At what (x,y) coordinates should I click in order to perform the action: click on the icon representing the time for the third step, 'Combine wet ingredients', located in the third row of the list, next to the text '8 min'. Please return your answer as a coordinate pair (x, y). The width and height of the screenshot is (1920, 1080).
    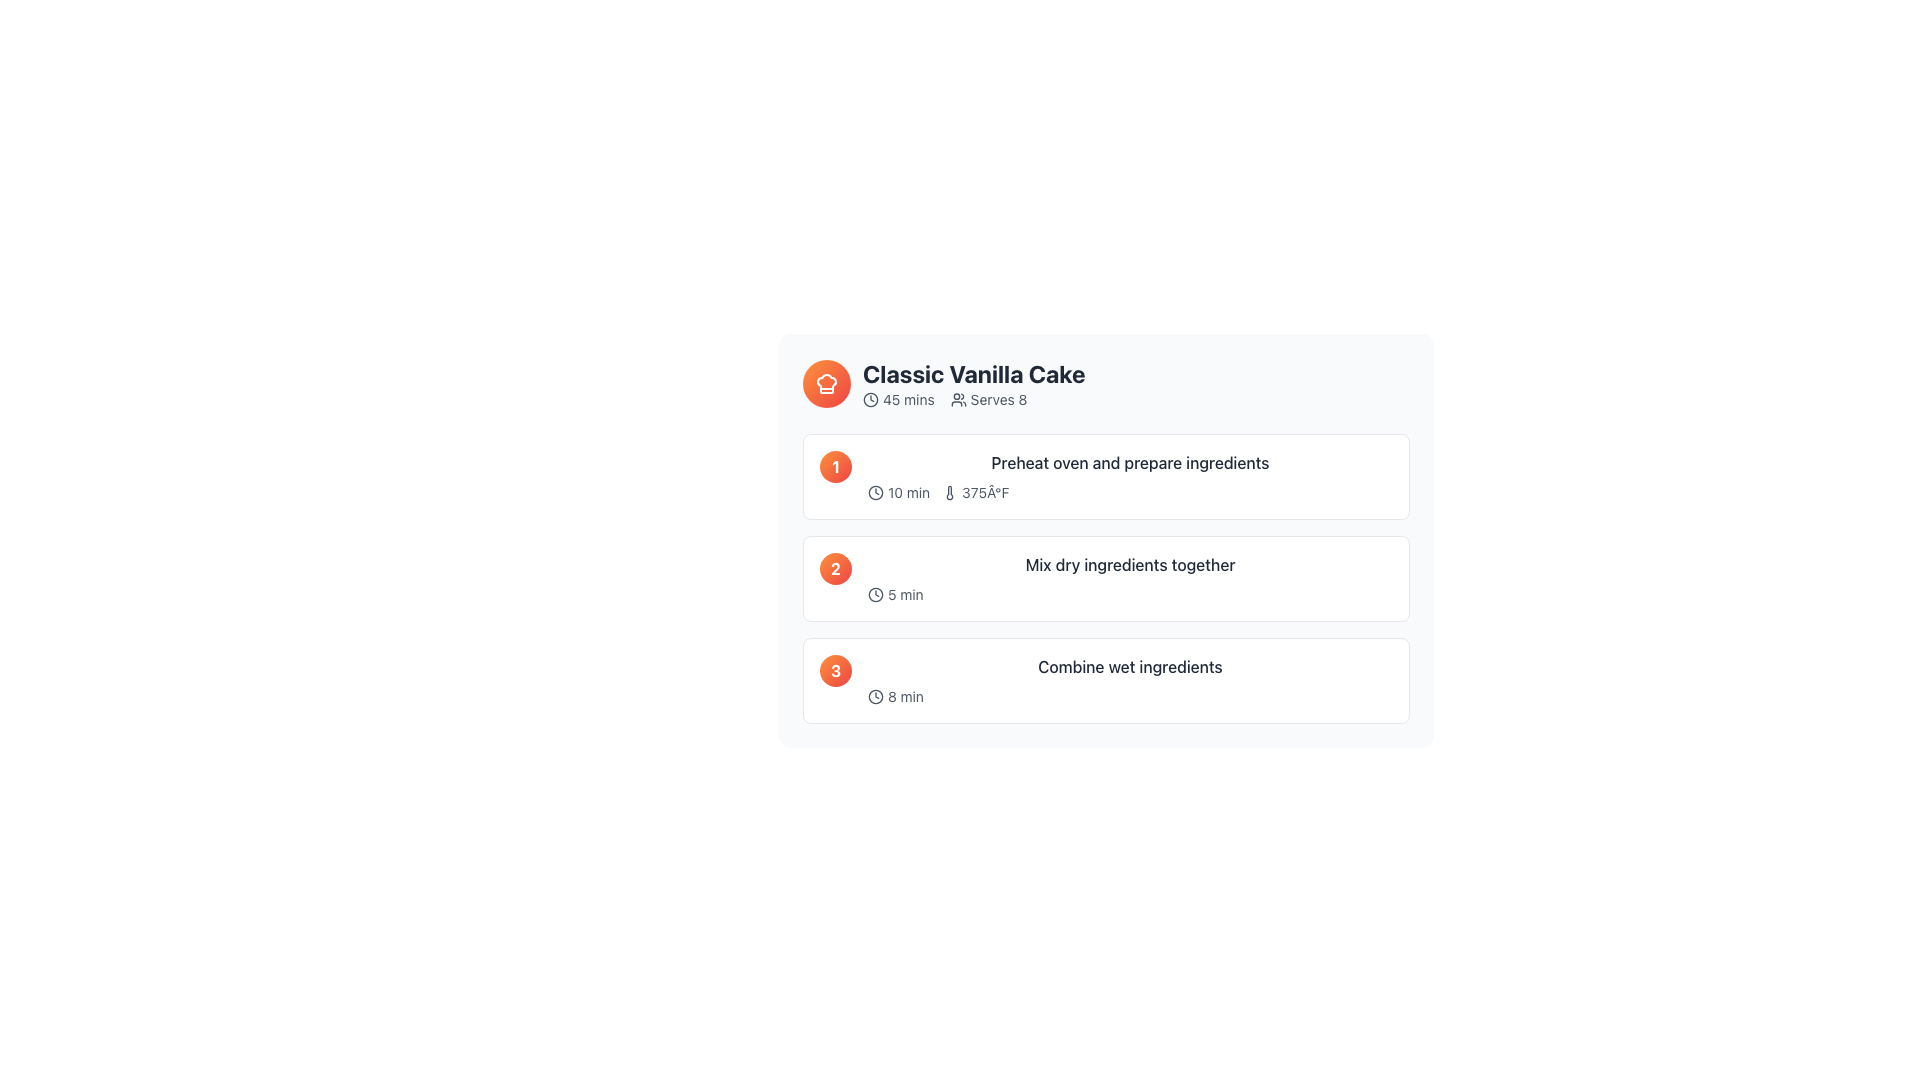
    Looking at the image, I should click on (875, 696).